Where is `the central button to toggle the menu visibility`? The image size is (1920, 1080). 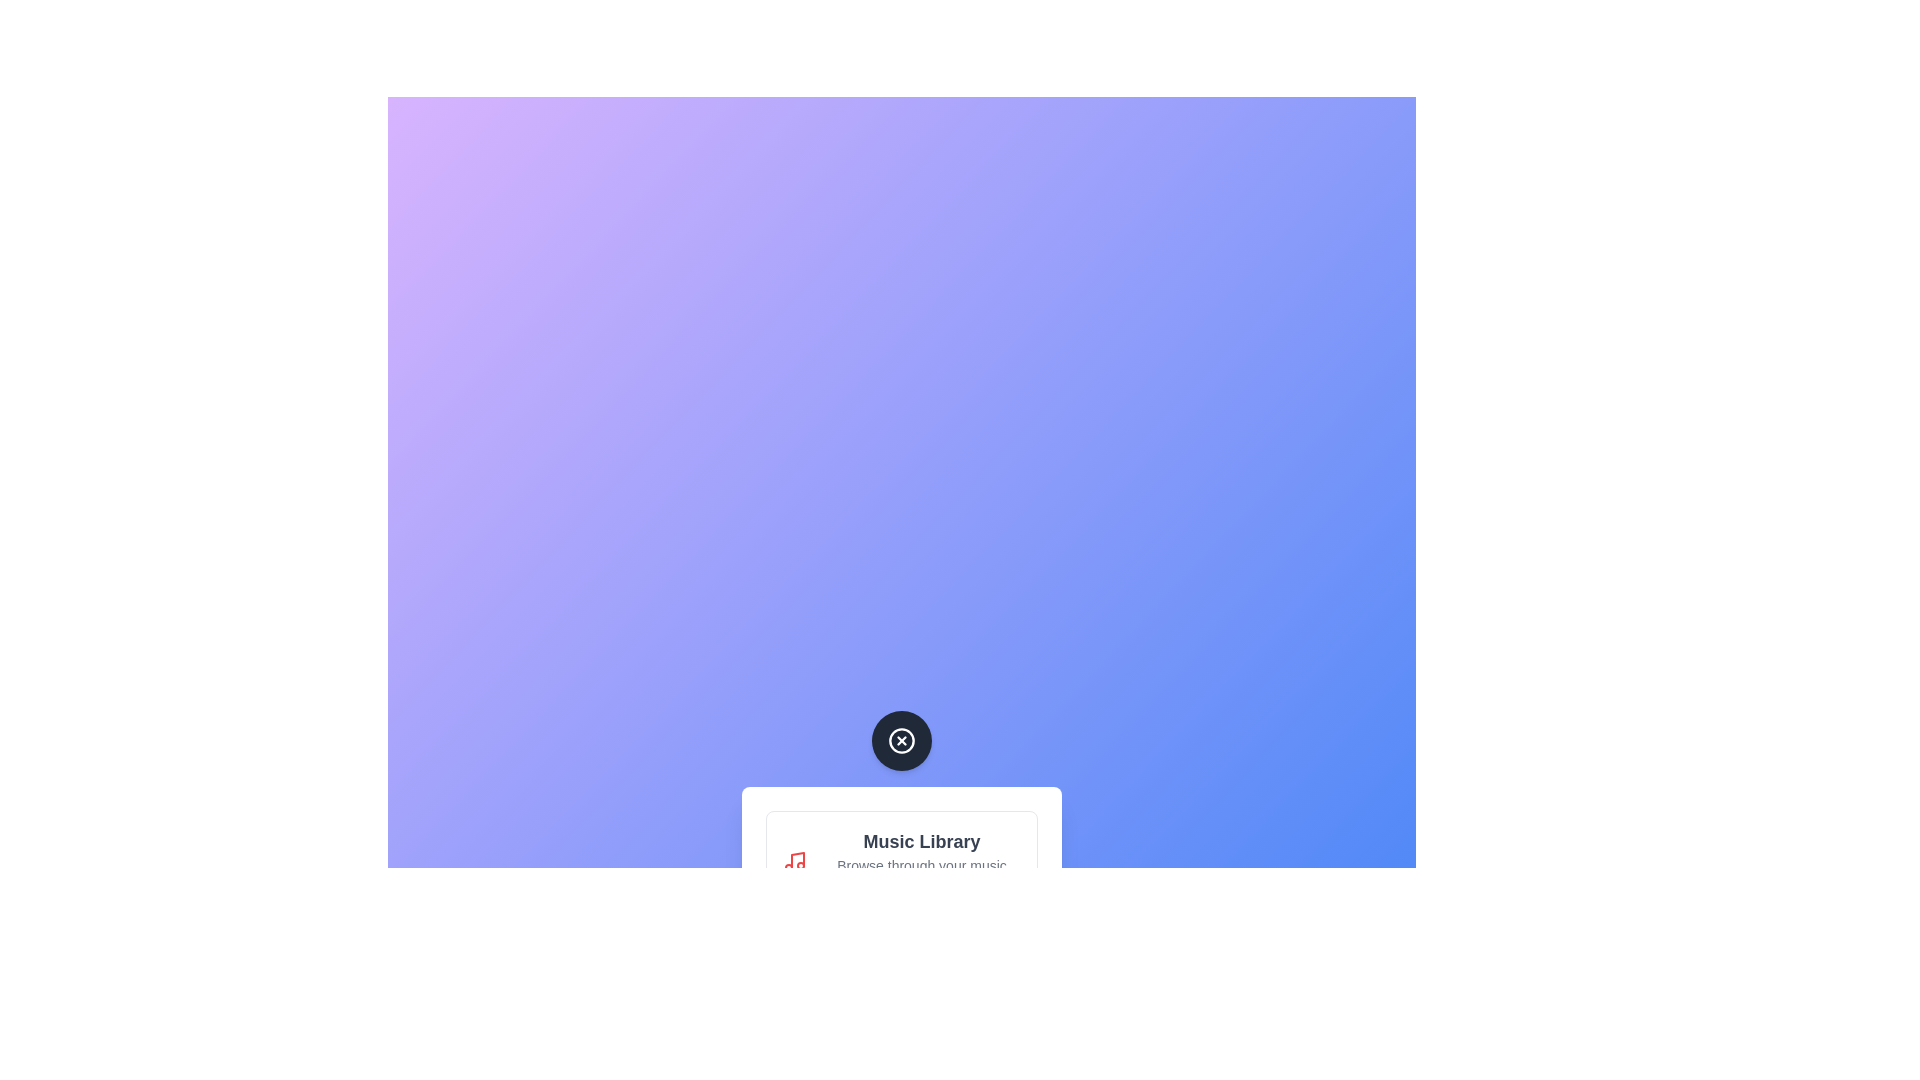
the central button to toggle the menu visibility is located at coordinates (901, 740).